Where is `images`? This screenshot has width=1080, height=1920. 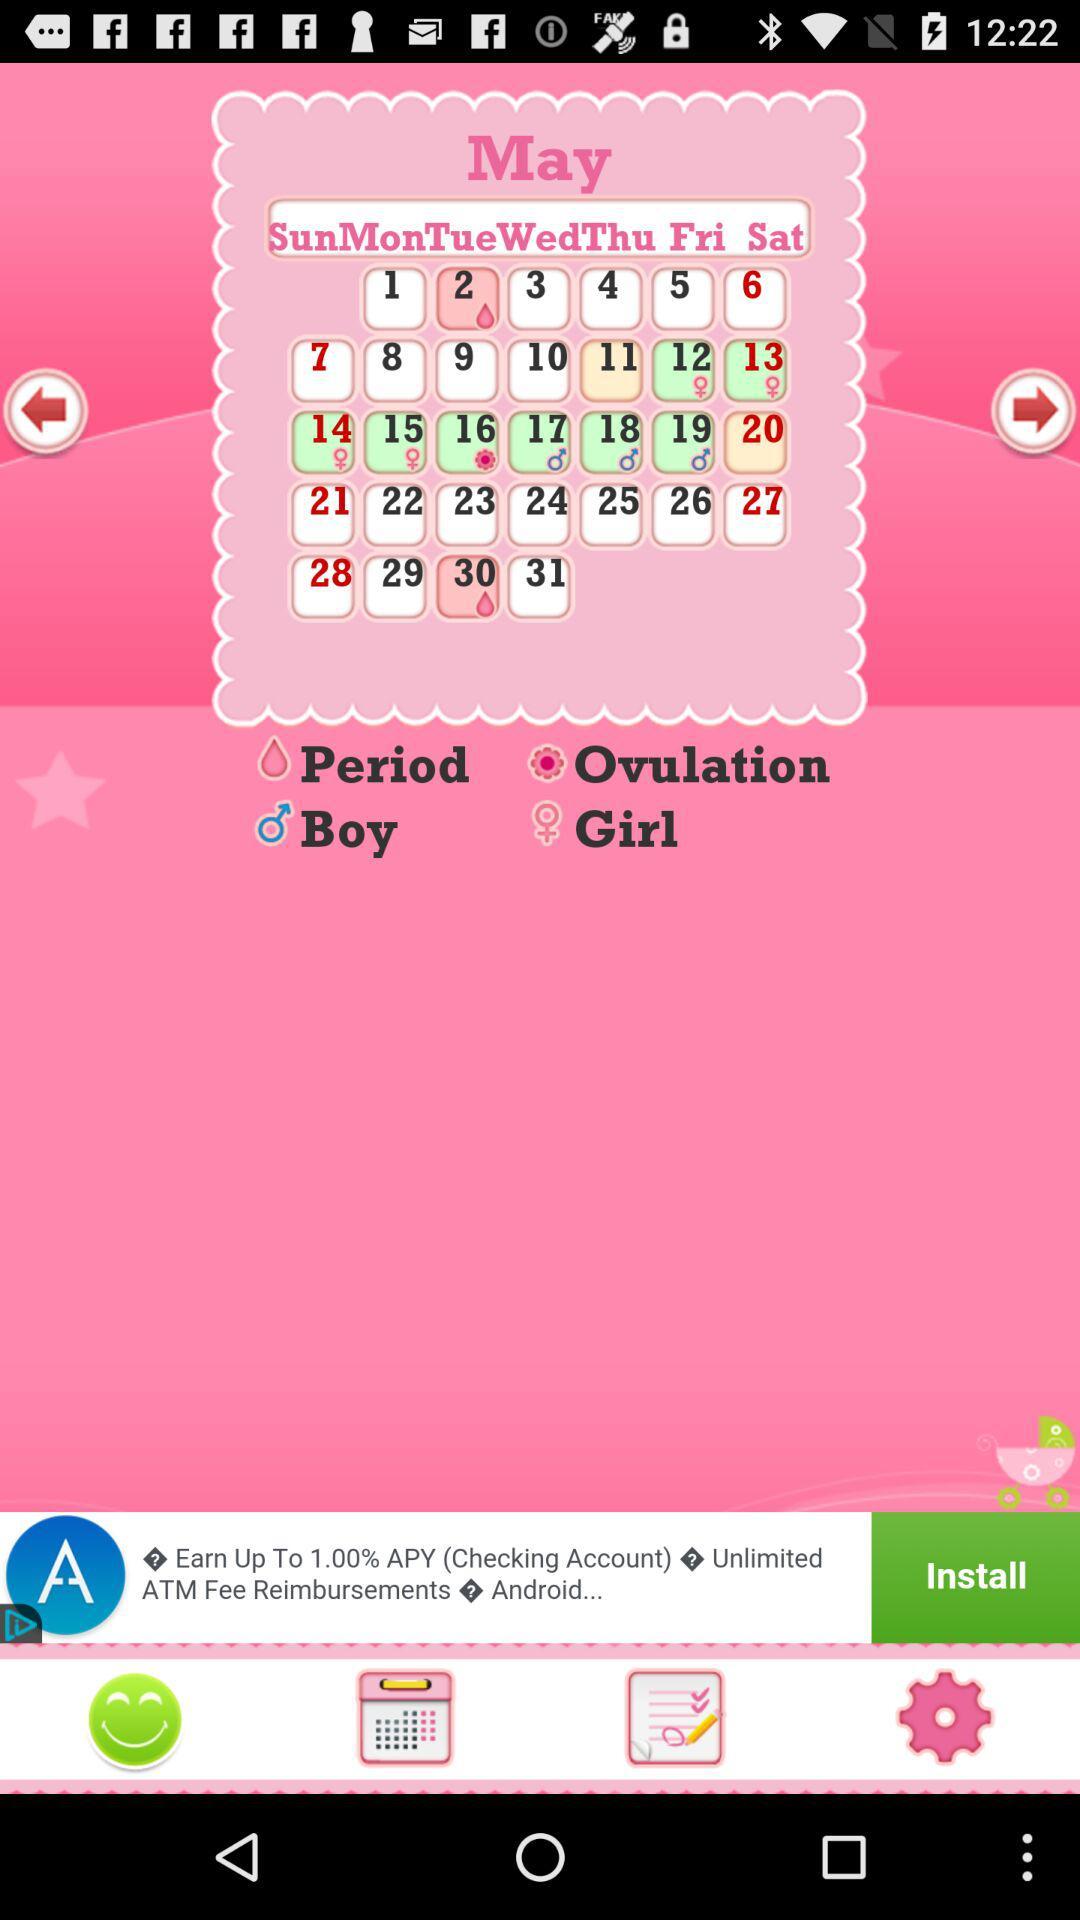 images is located at coordinates (135, 1717).